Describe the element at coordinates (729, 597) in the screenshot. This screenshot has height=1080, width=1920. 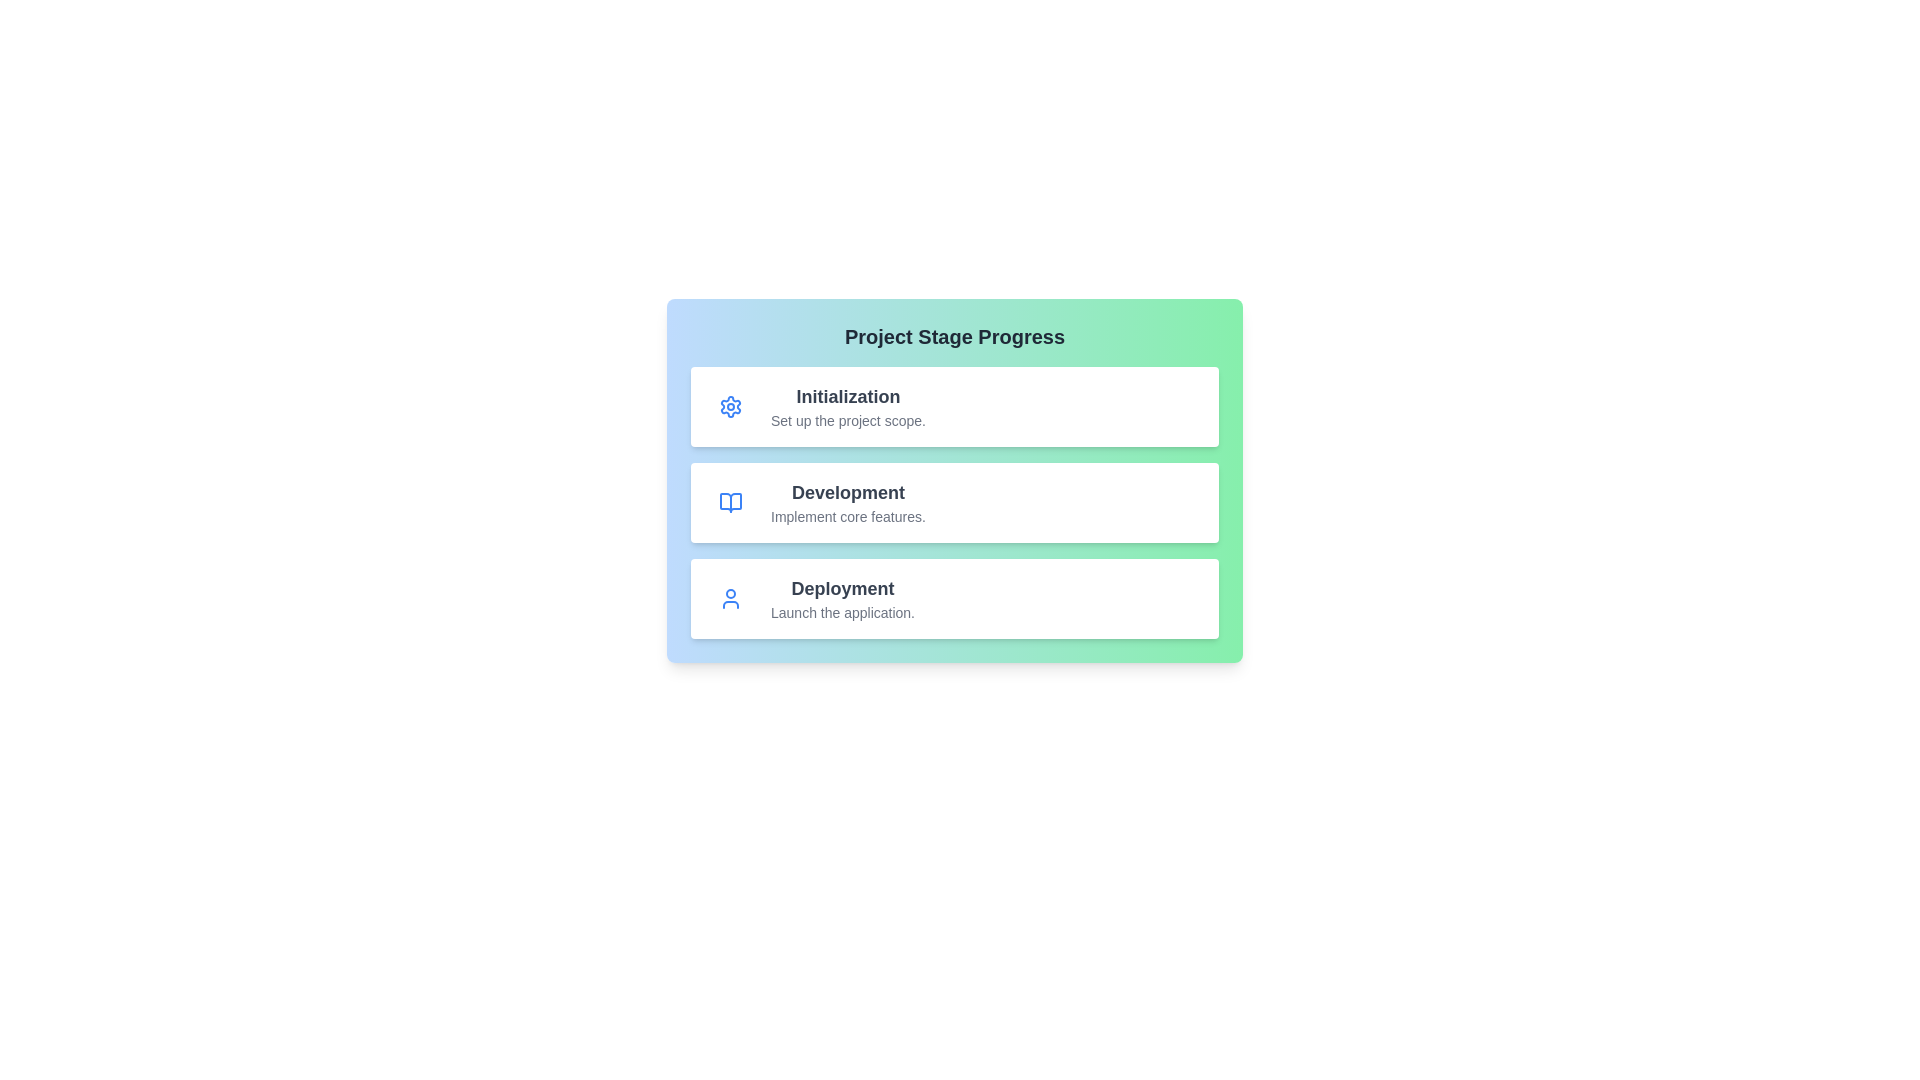
I see `the blue circular icon representing a user, which is located next to the text 'Deployment - Launch the application.'` at that location.